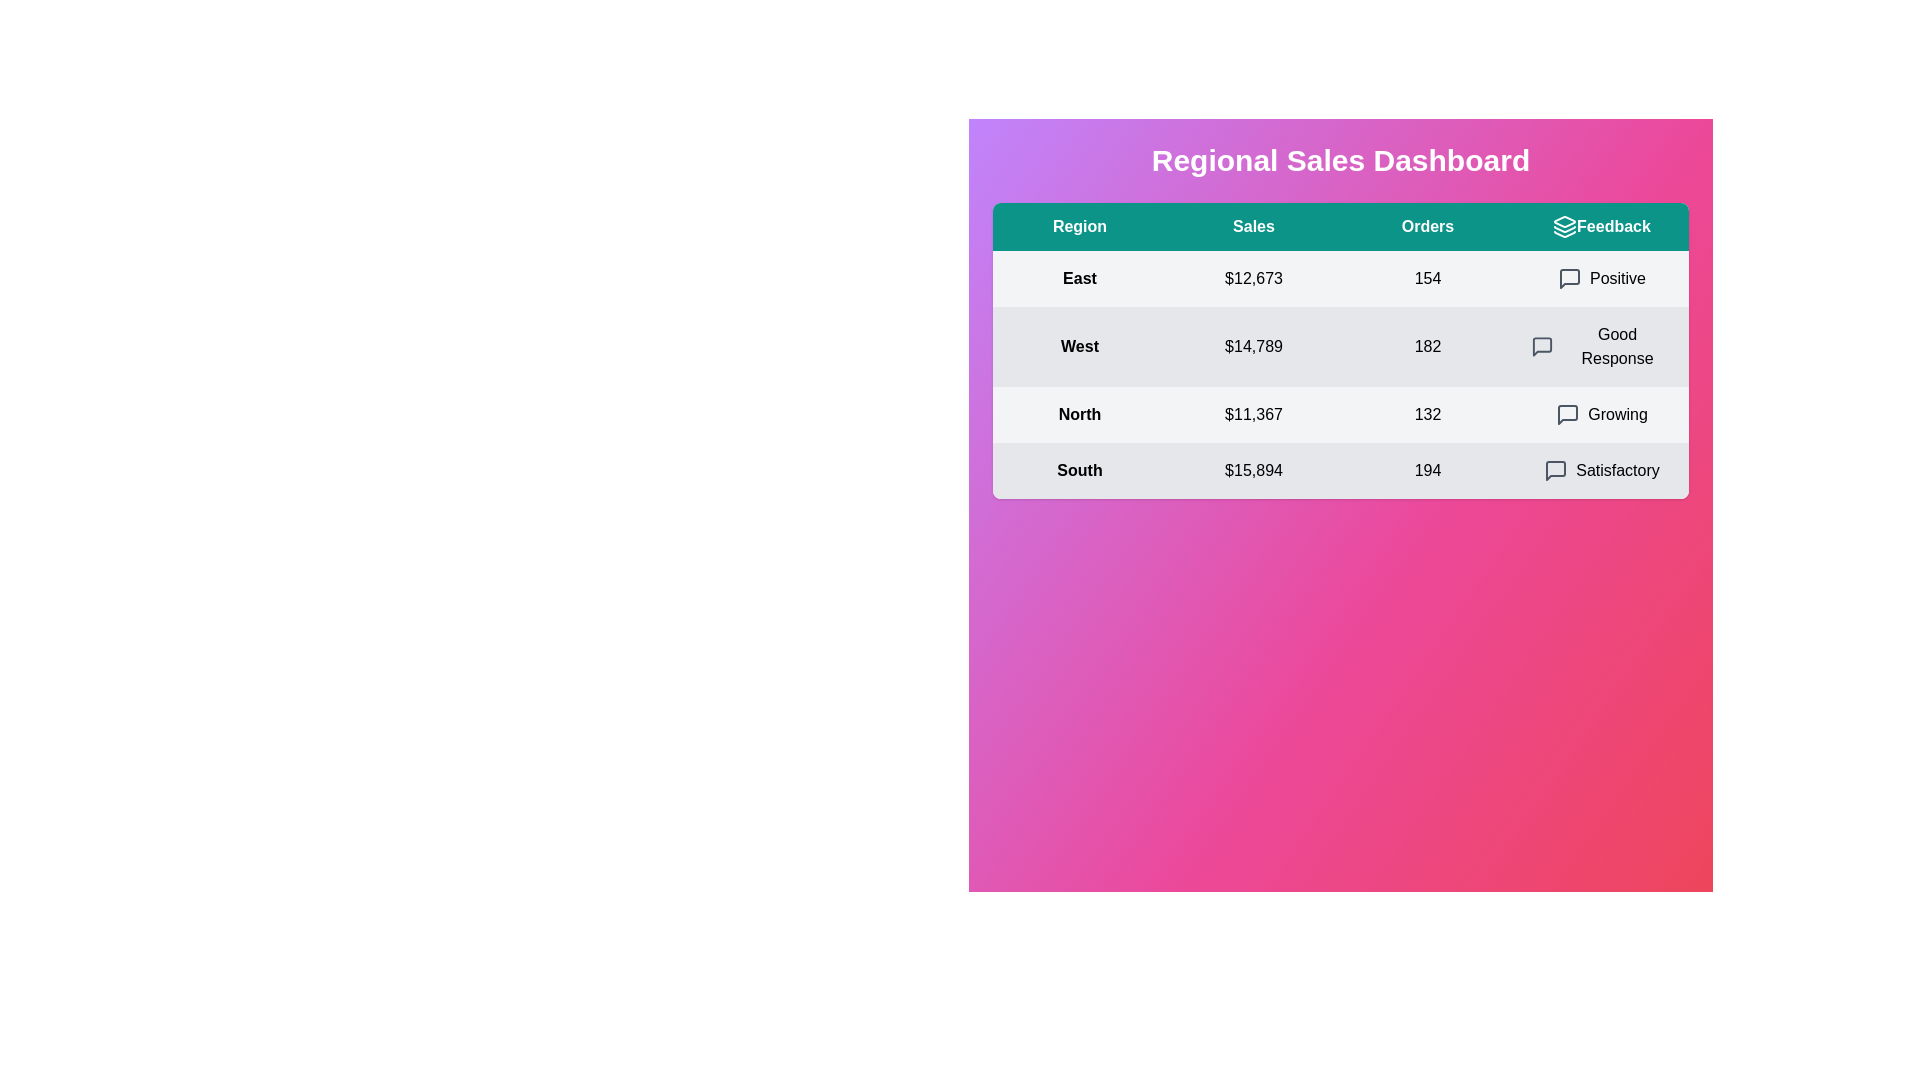 This screenshot has height=1080, width=1920. I want to click on the text in the table header Feedback, so click(1602, 226).